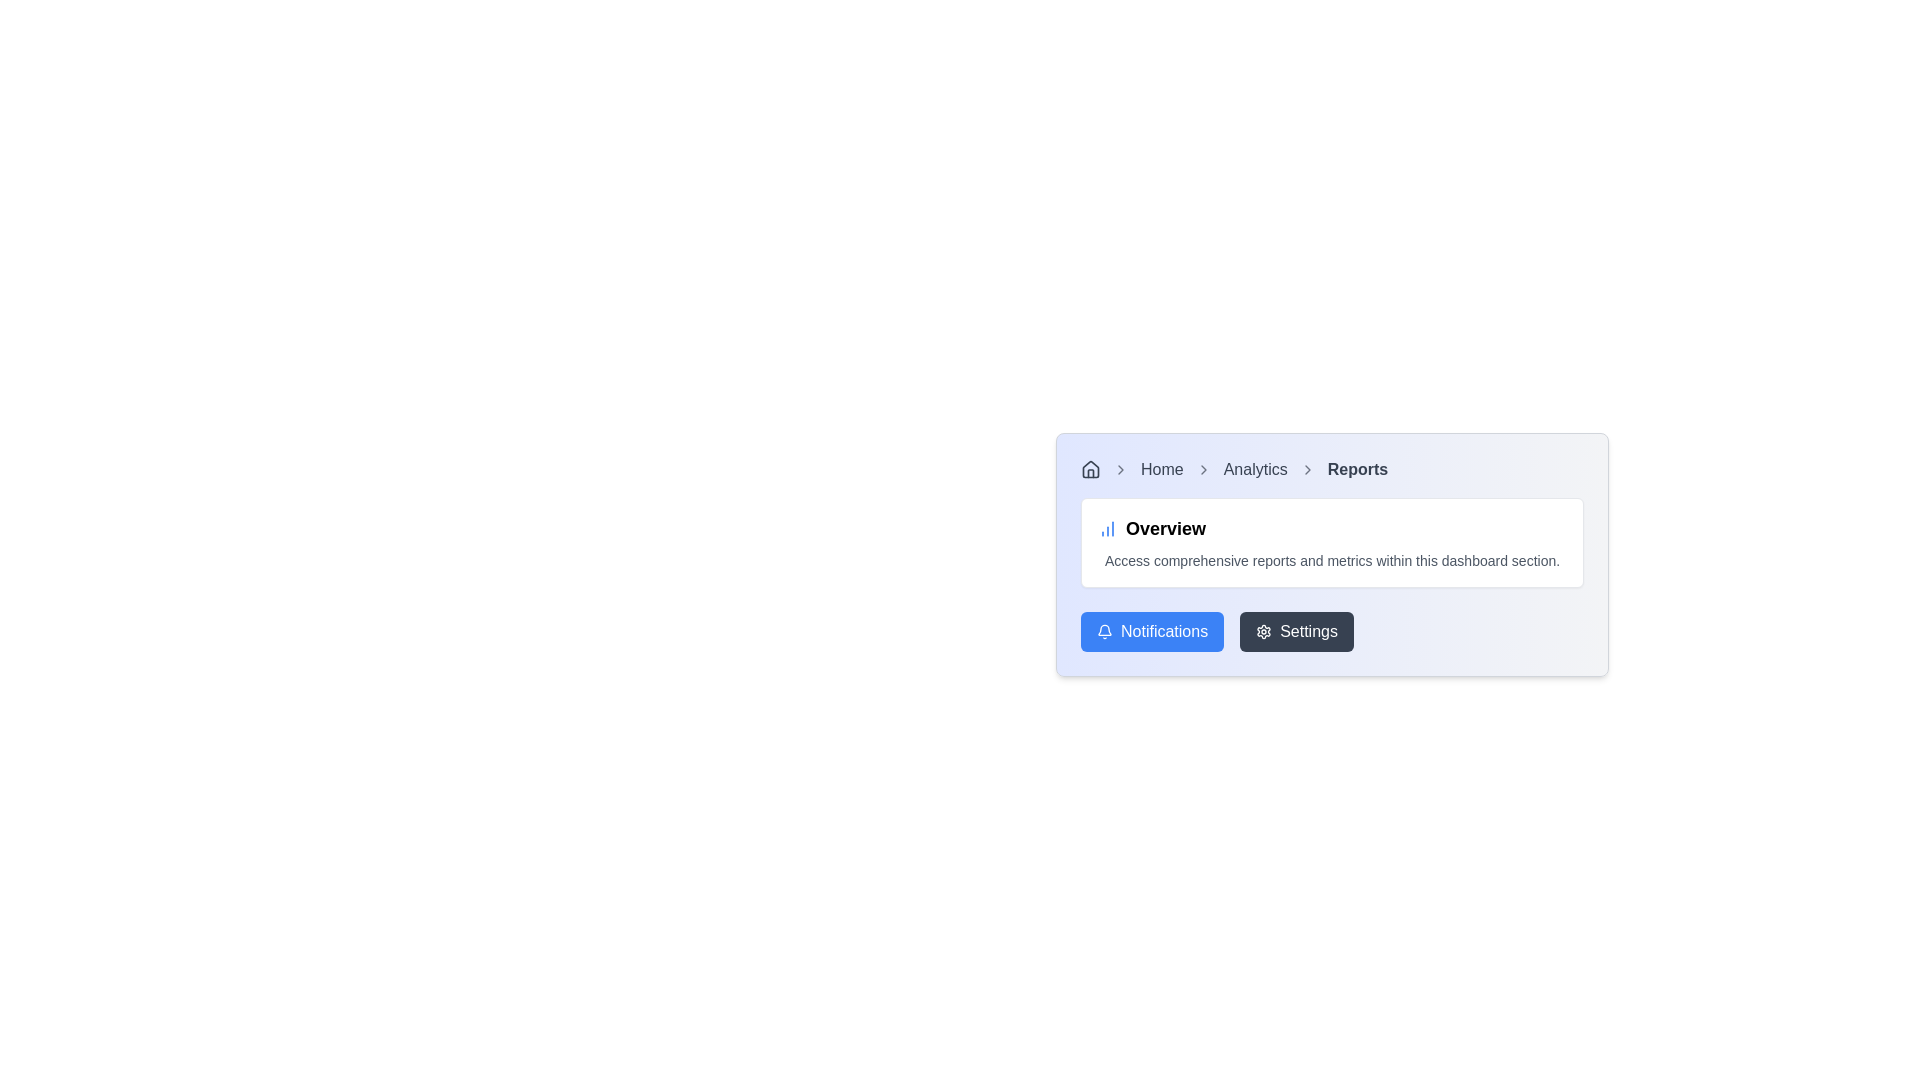 This screenshot has width=1920, height=1080. Describe the element at coordinates (1166, 527) in the screenshot. I see `title 'Overview' which serves as a heading summarizing the current section of the application, located to the right of a small blue chart icon` at that location.